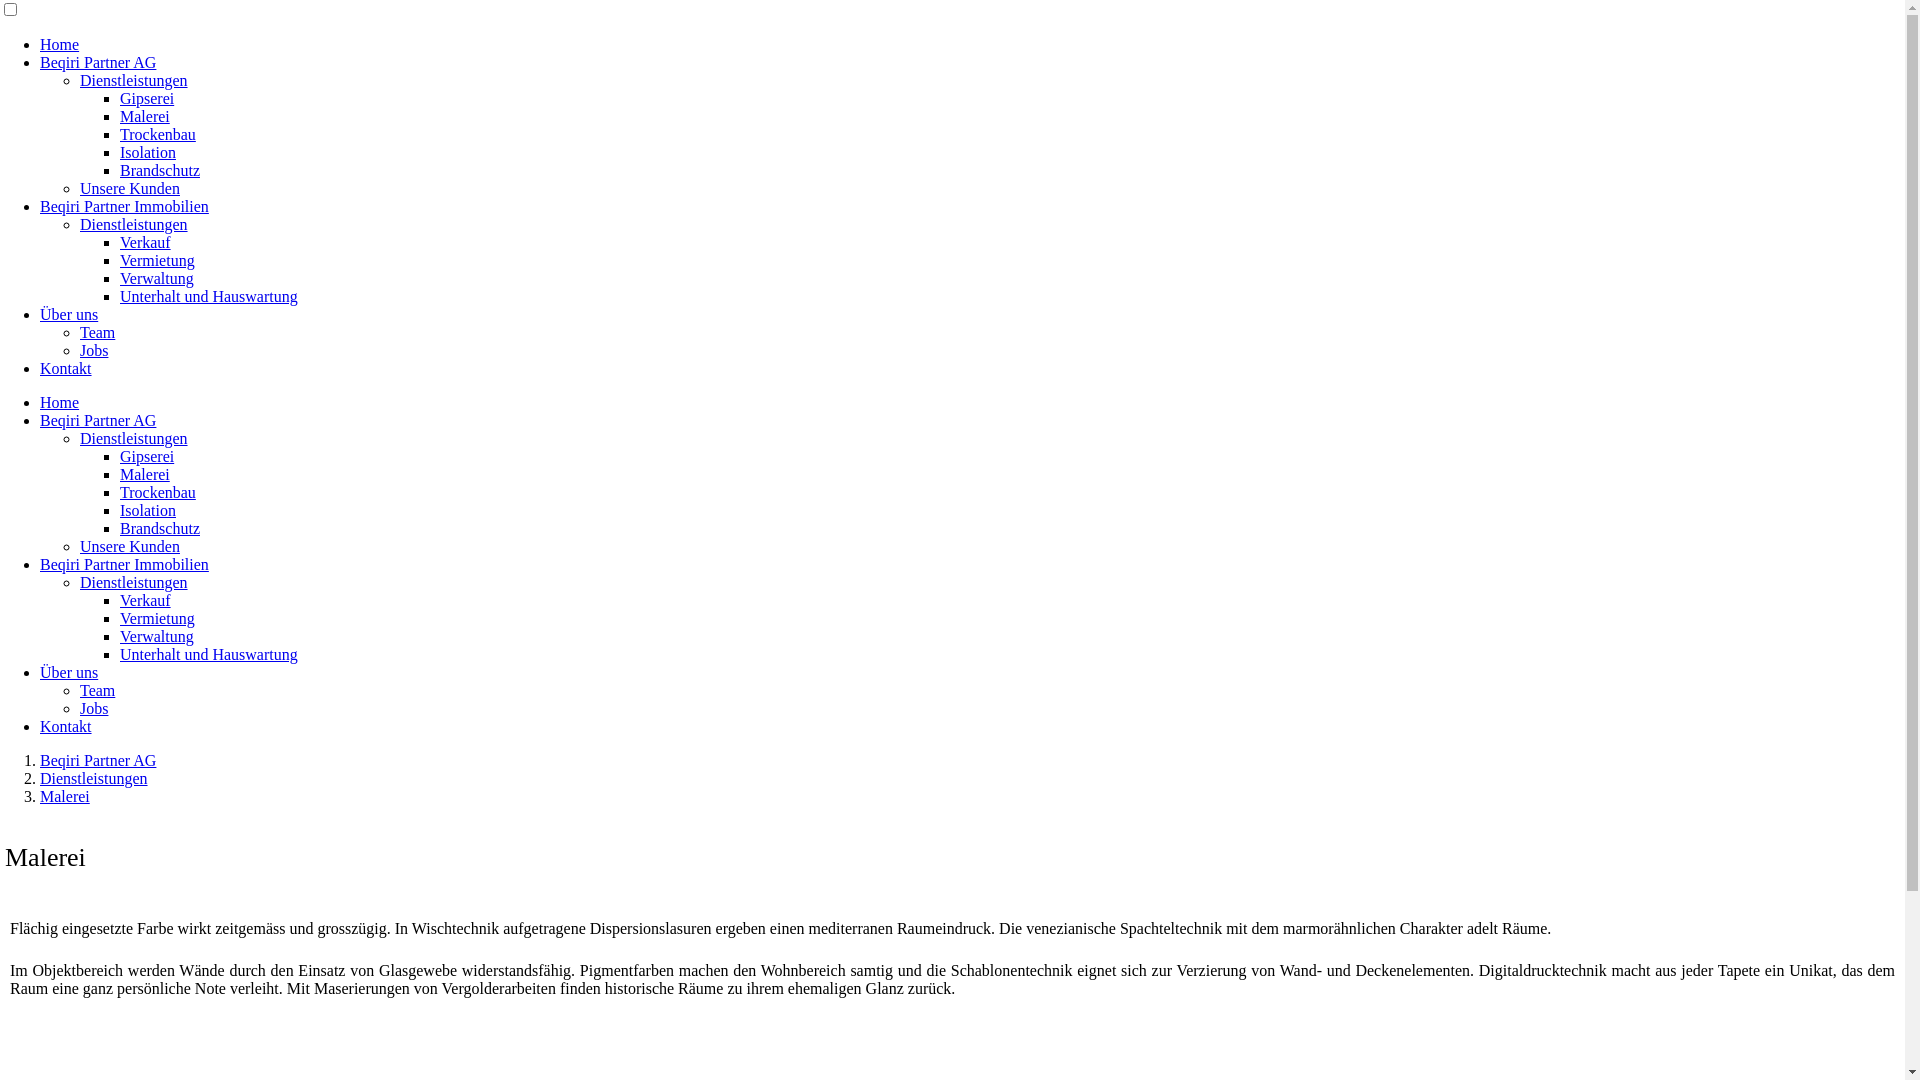 The image size is (1920, 1080). I want to click on 'Beqiri Partner Immobilien', so click(123, 564).